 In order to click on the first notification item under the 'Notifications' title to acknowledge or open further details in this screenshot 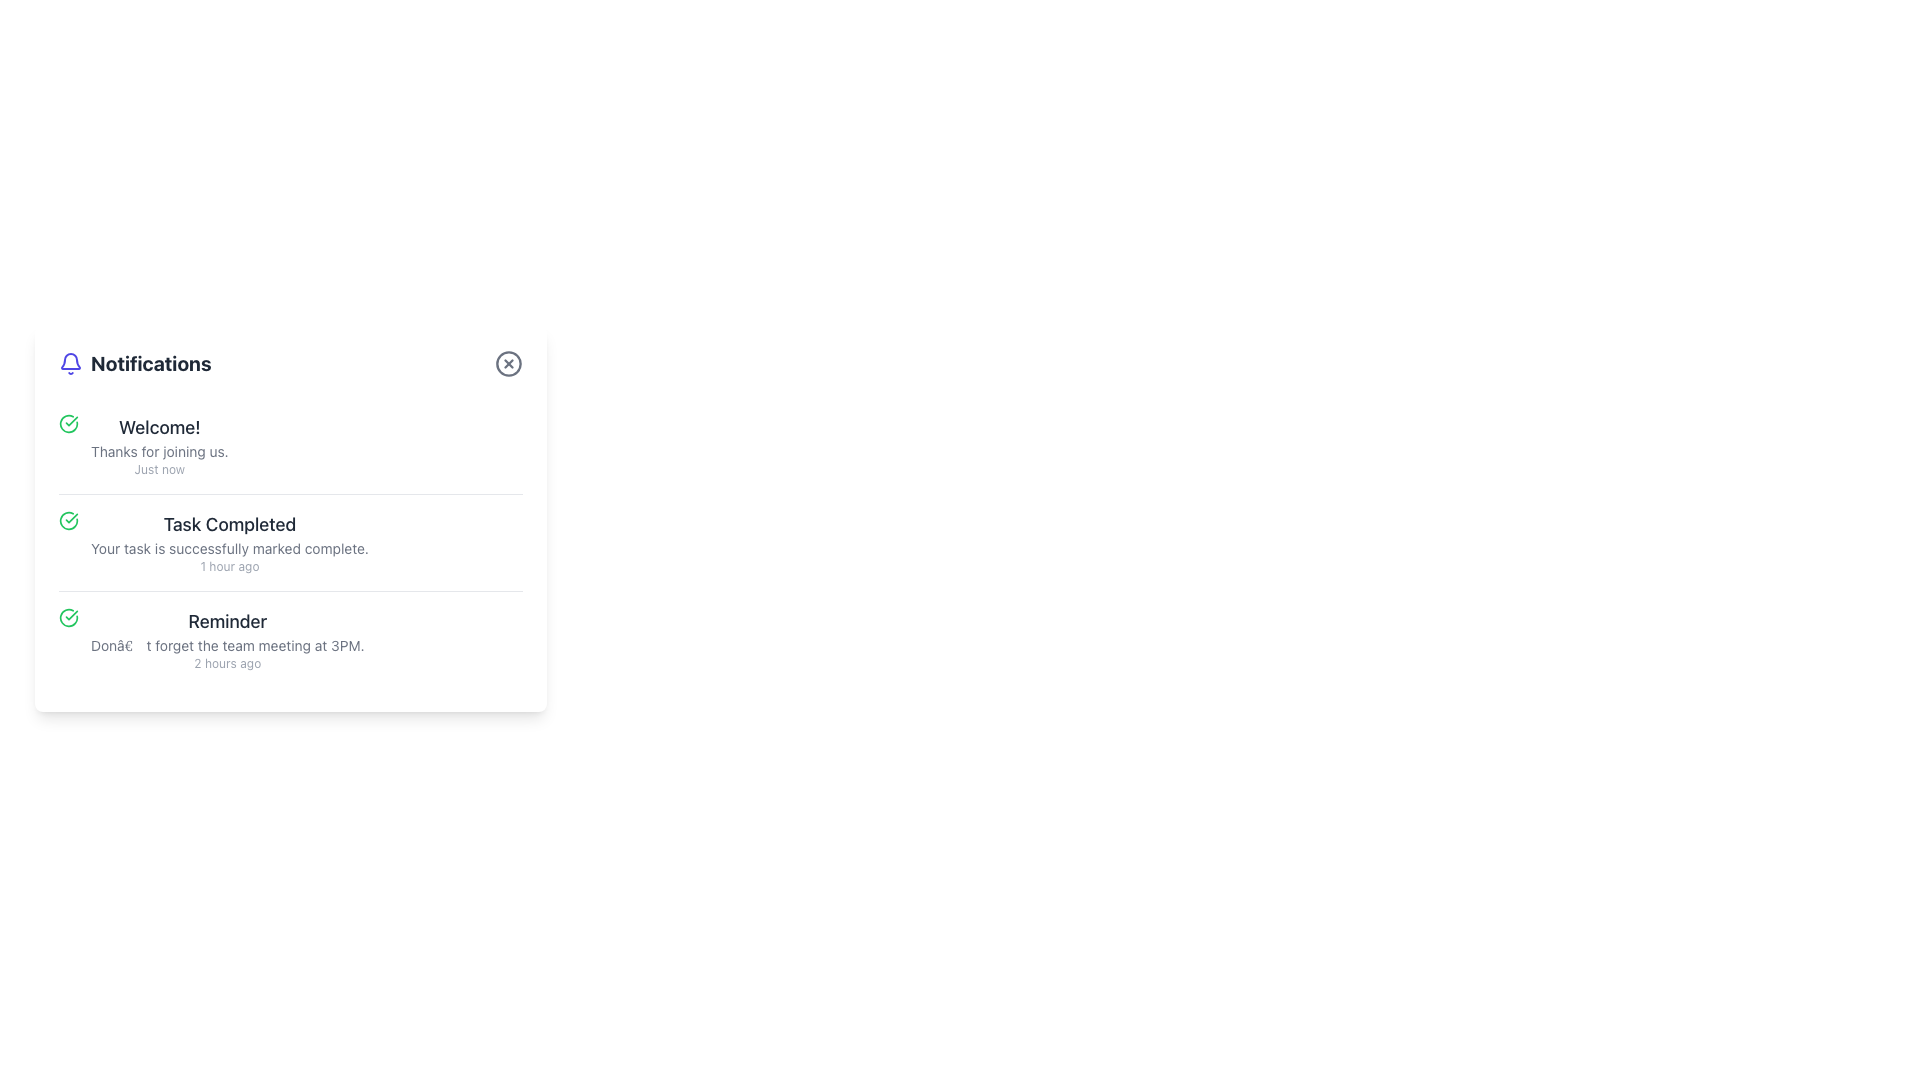, I will do `click(290, 445)`.